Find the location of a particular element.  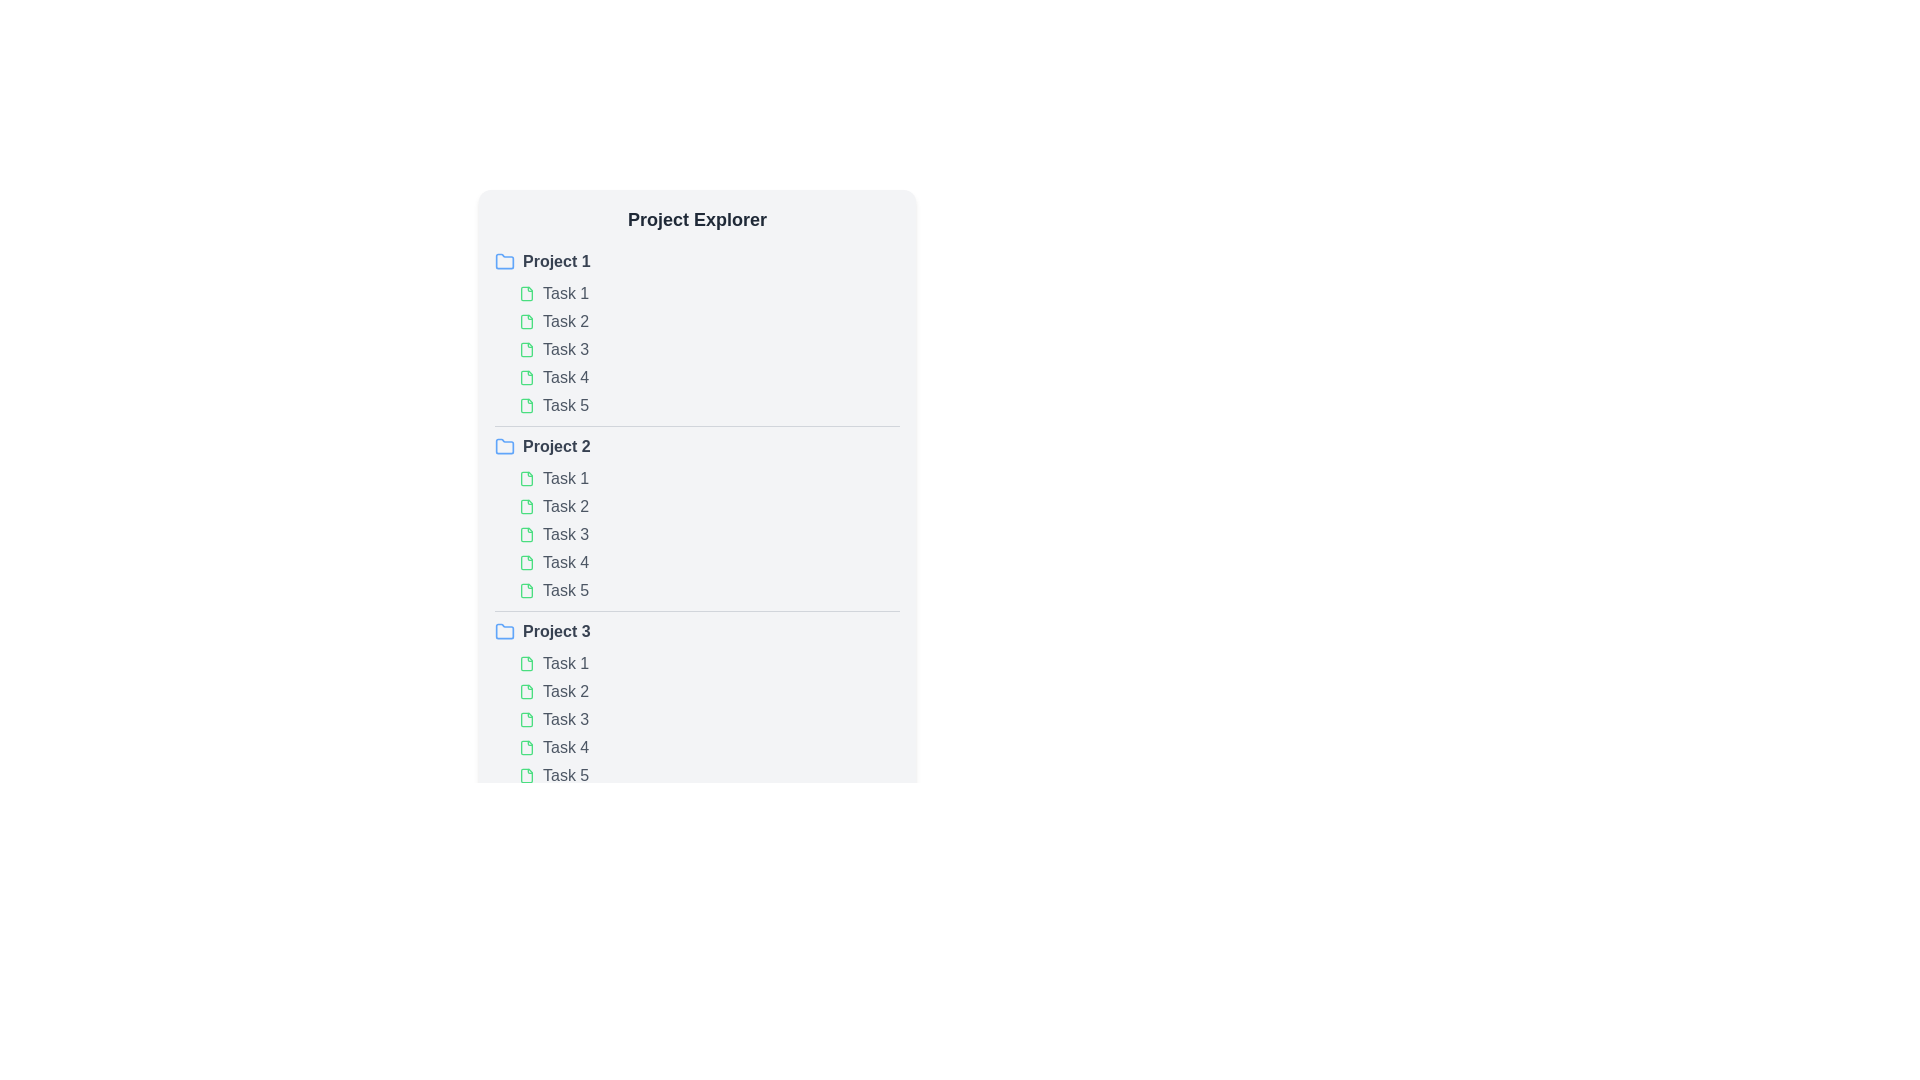

the task titled 'Task 3' under the 'Project 2' section is located at coordinates (709, 534).